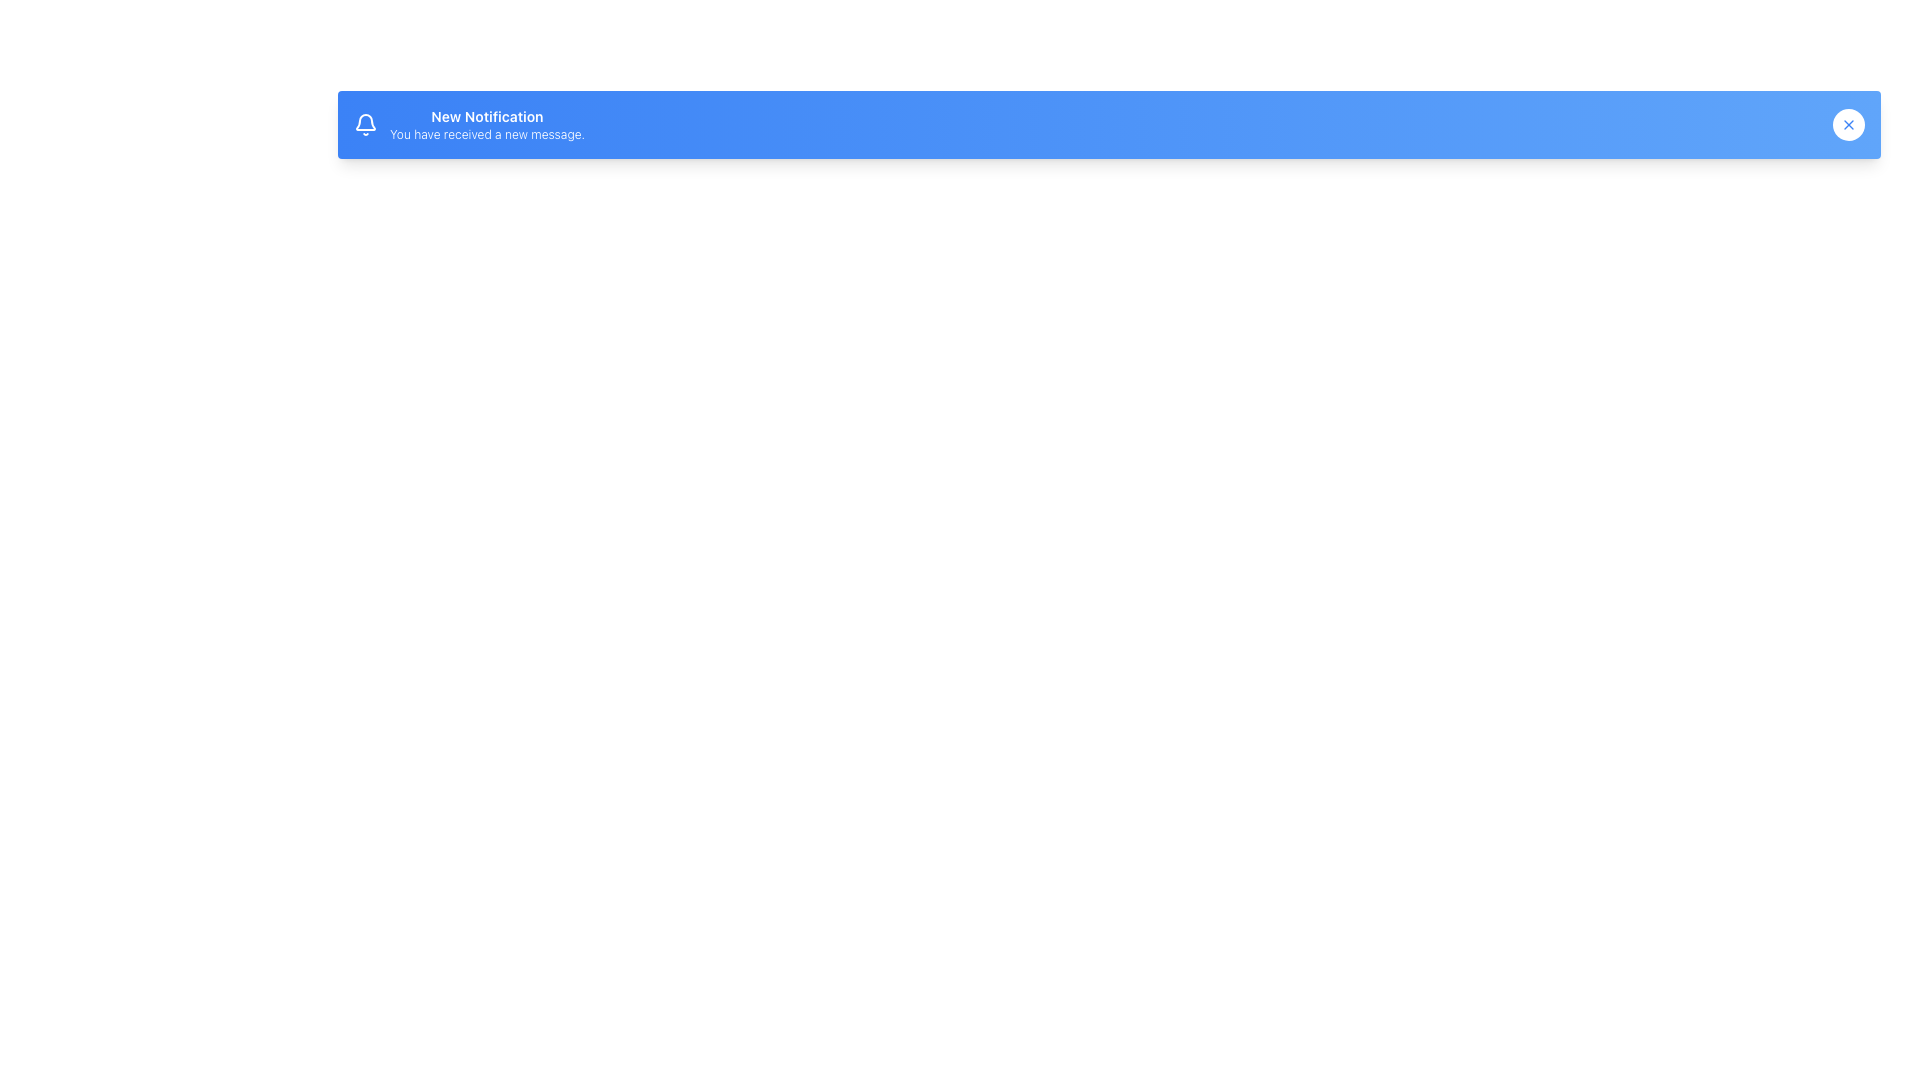 The image size is (1920, 1080). What do you see at coordinates (487, 124) in the screenshot?
I see `the Text Display located on the left side of the blue notification bar, adjacent to the bell icon` at bounding box center [487, 124].